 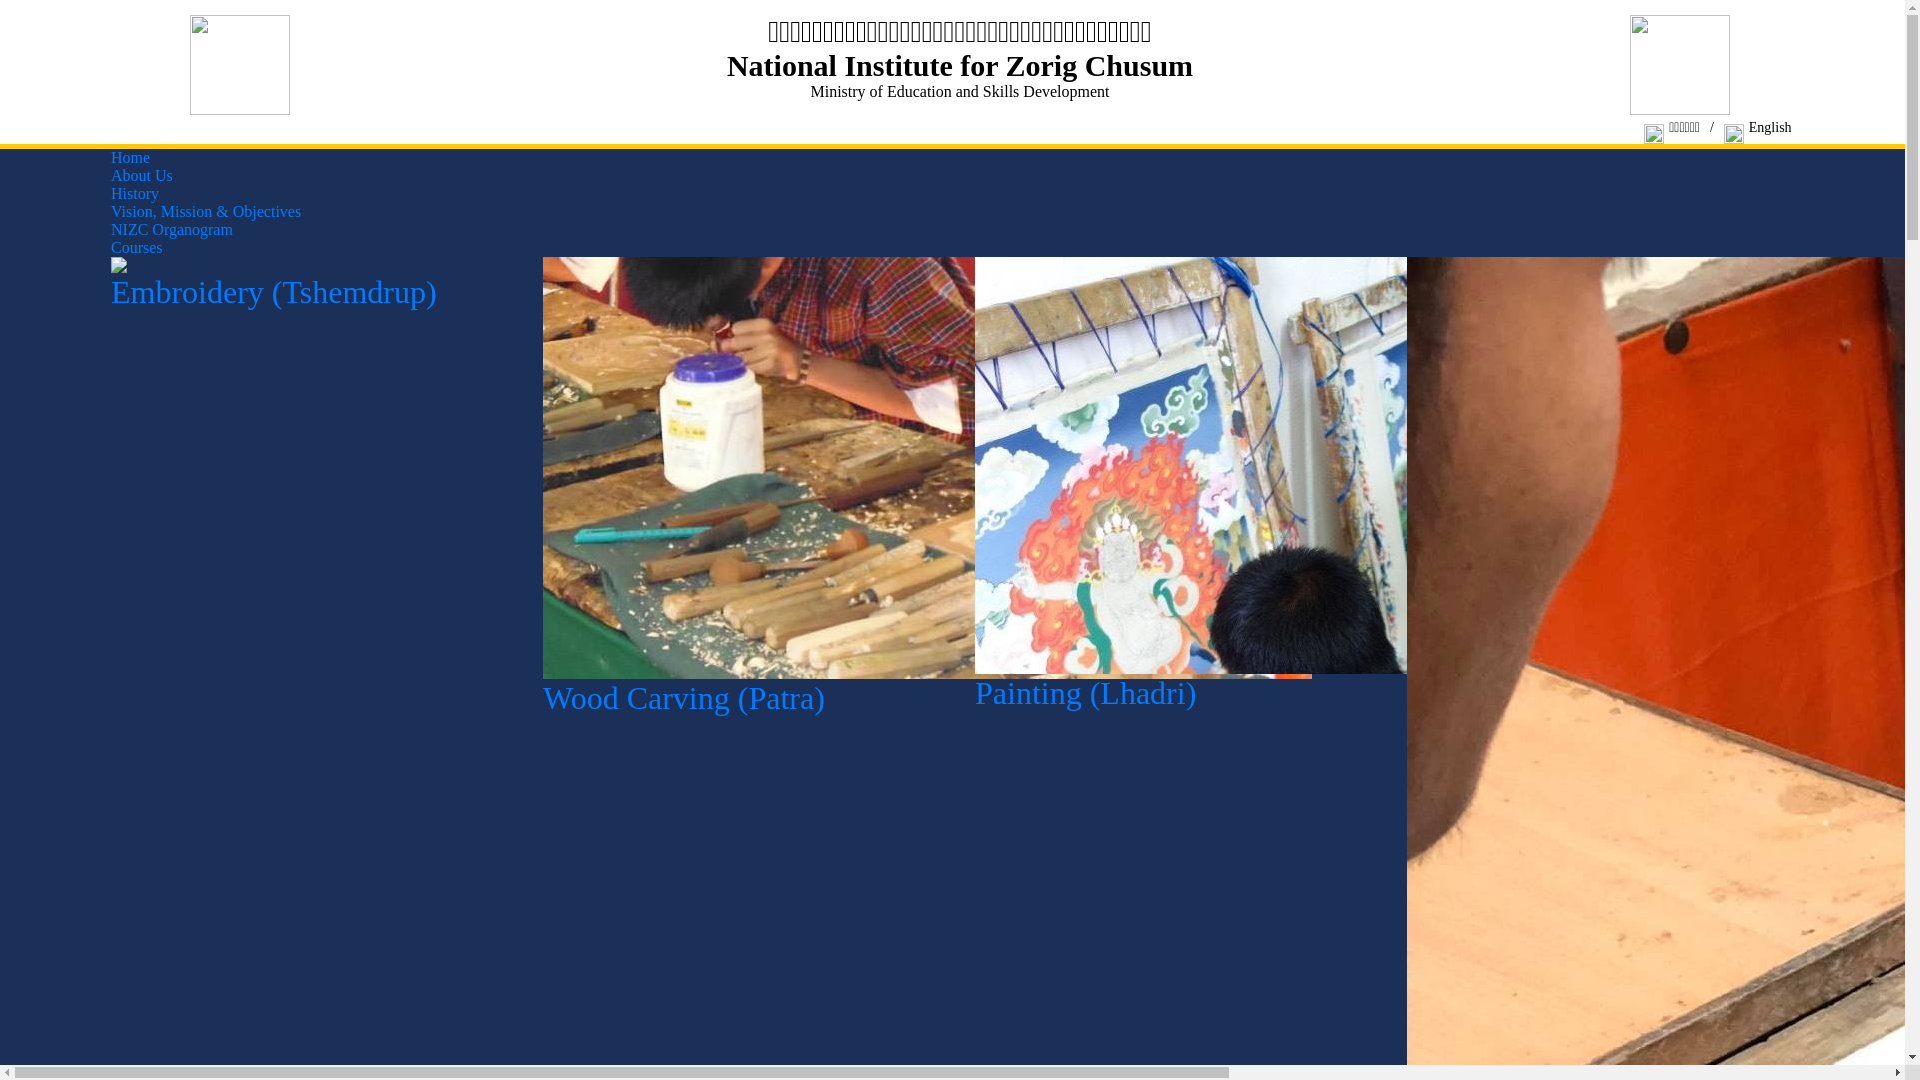 What do you see at coordinates (172, 228) in the screenshot?
I see `'NIZC Organogram'` at bounding box center [172, 228].